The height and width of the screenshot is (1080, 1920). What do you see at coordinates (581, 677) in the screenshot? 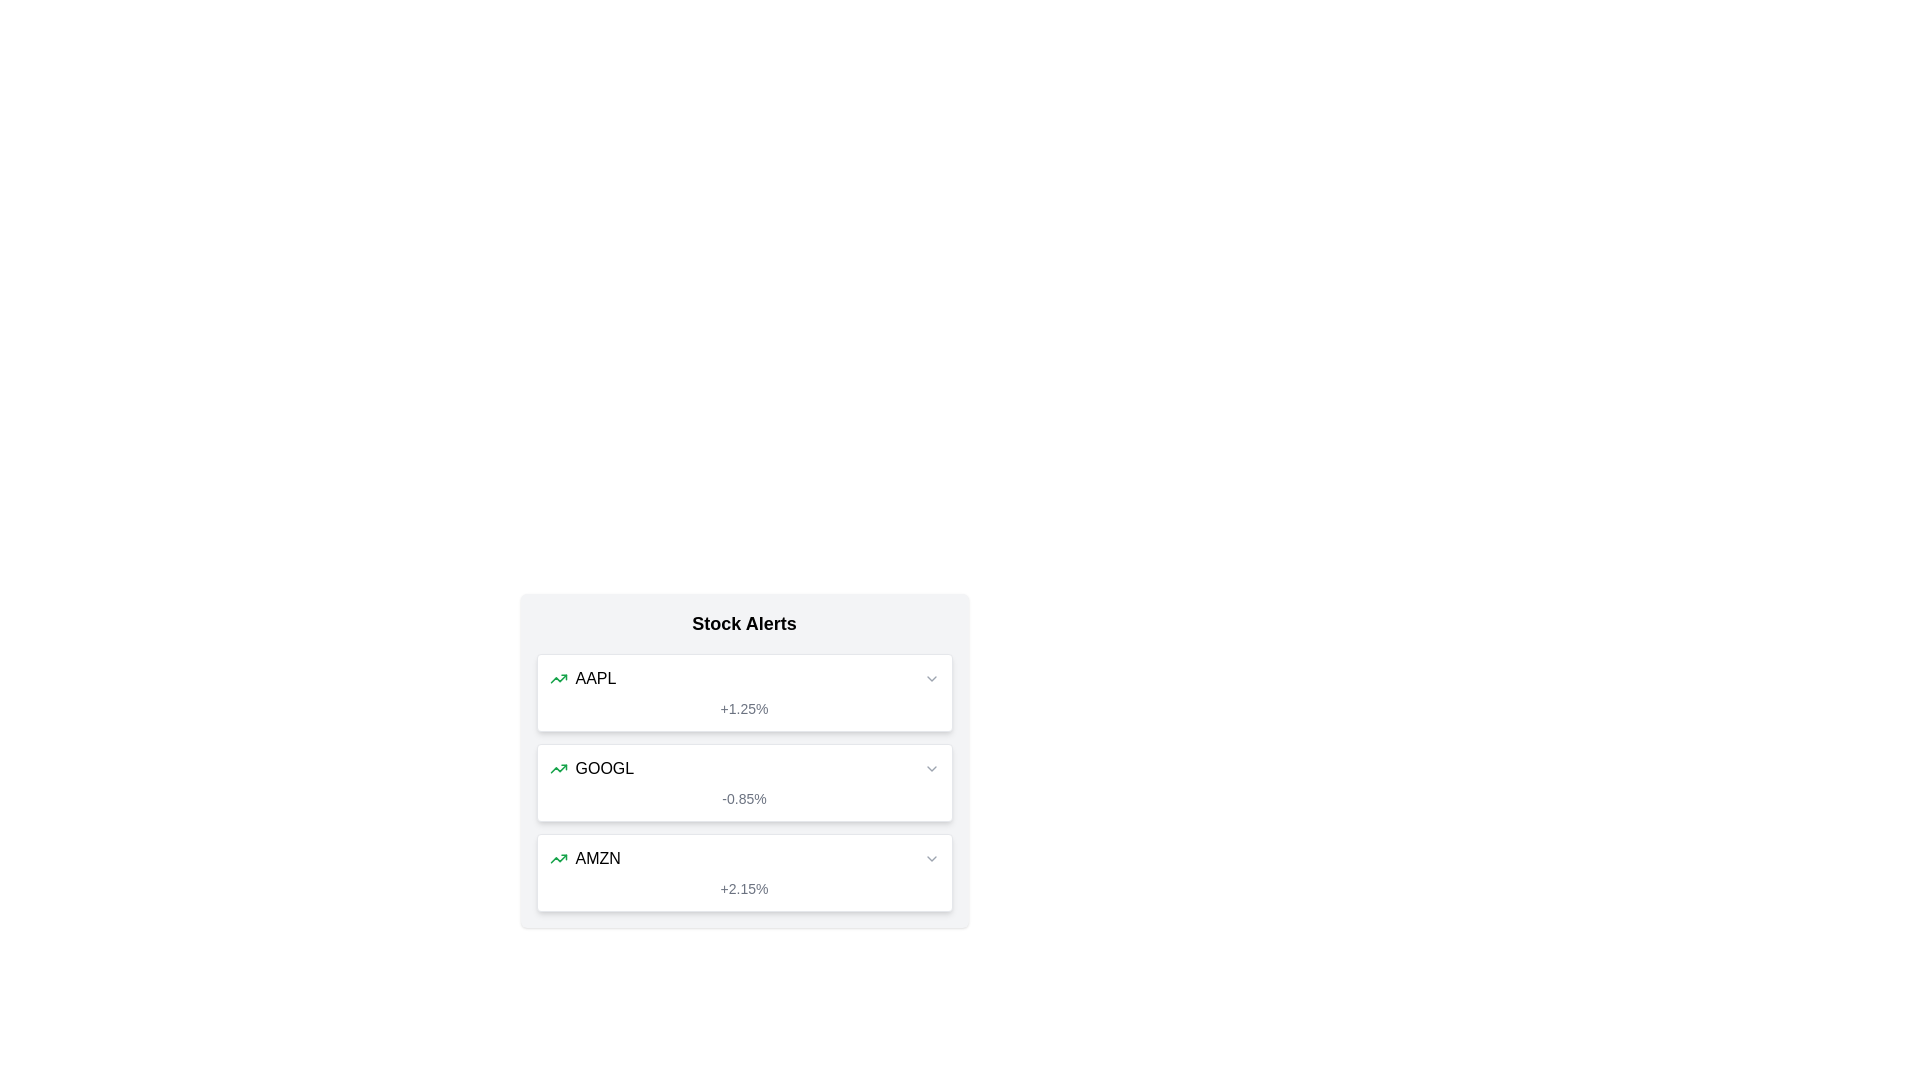
I see `the topmost list item in the 'Stock Alerts' card, which displays a green upward trending icon next to the bold text 'AAPL'` at bounding box center [581, 677].